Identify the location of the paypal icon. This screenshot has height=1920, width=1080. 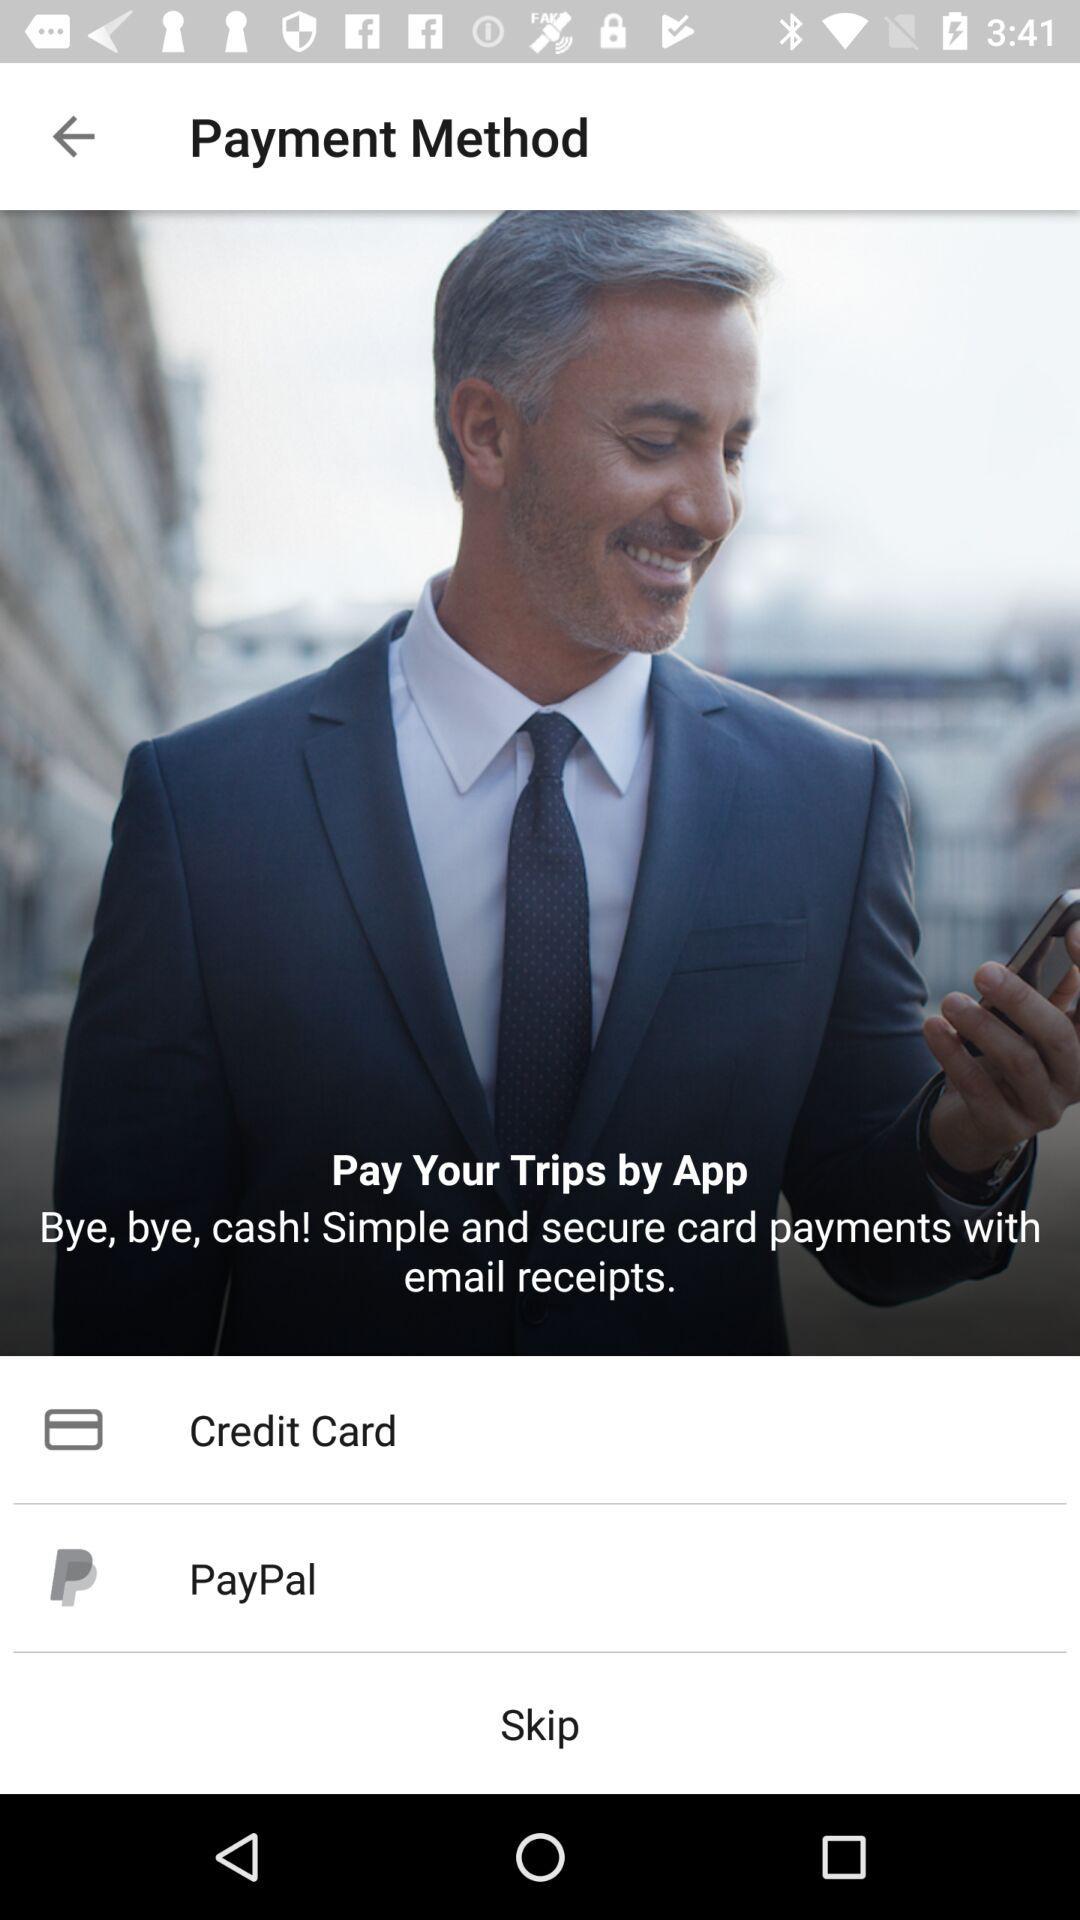
(540, 1577).